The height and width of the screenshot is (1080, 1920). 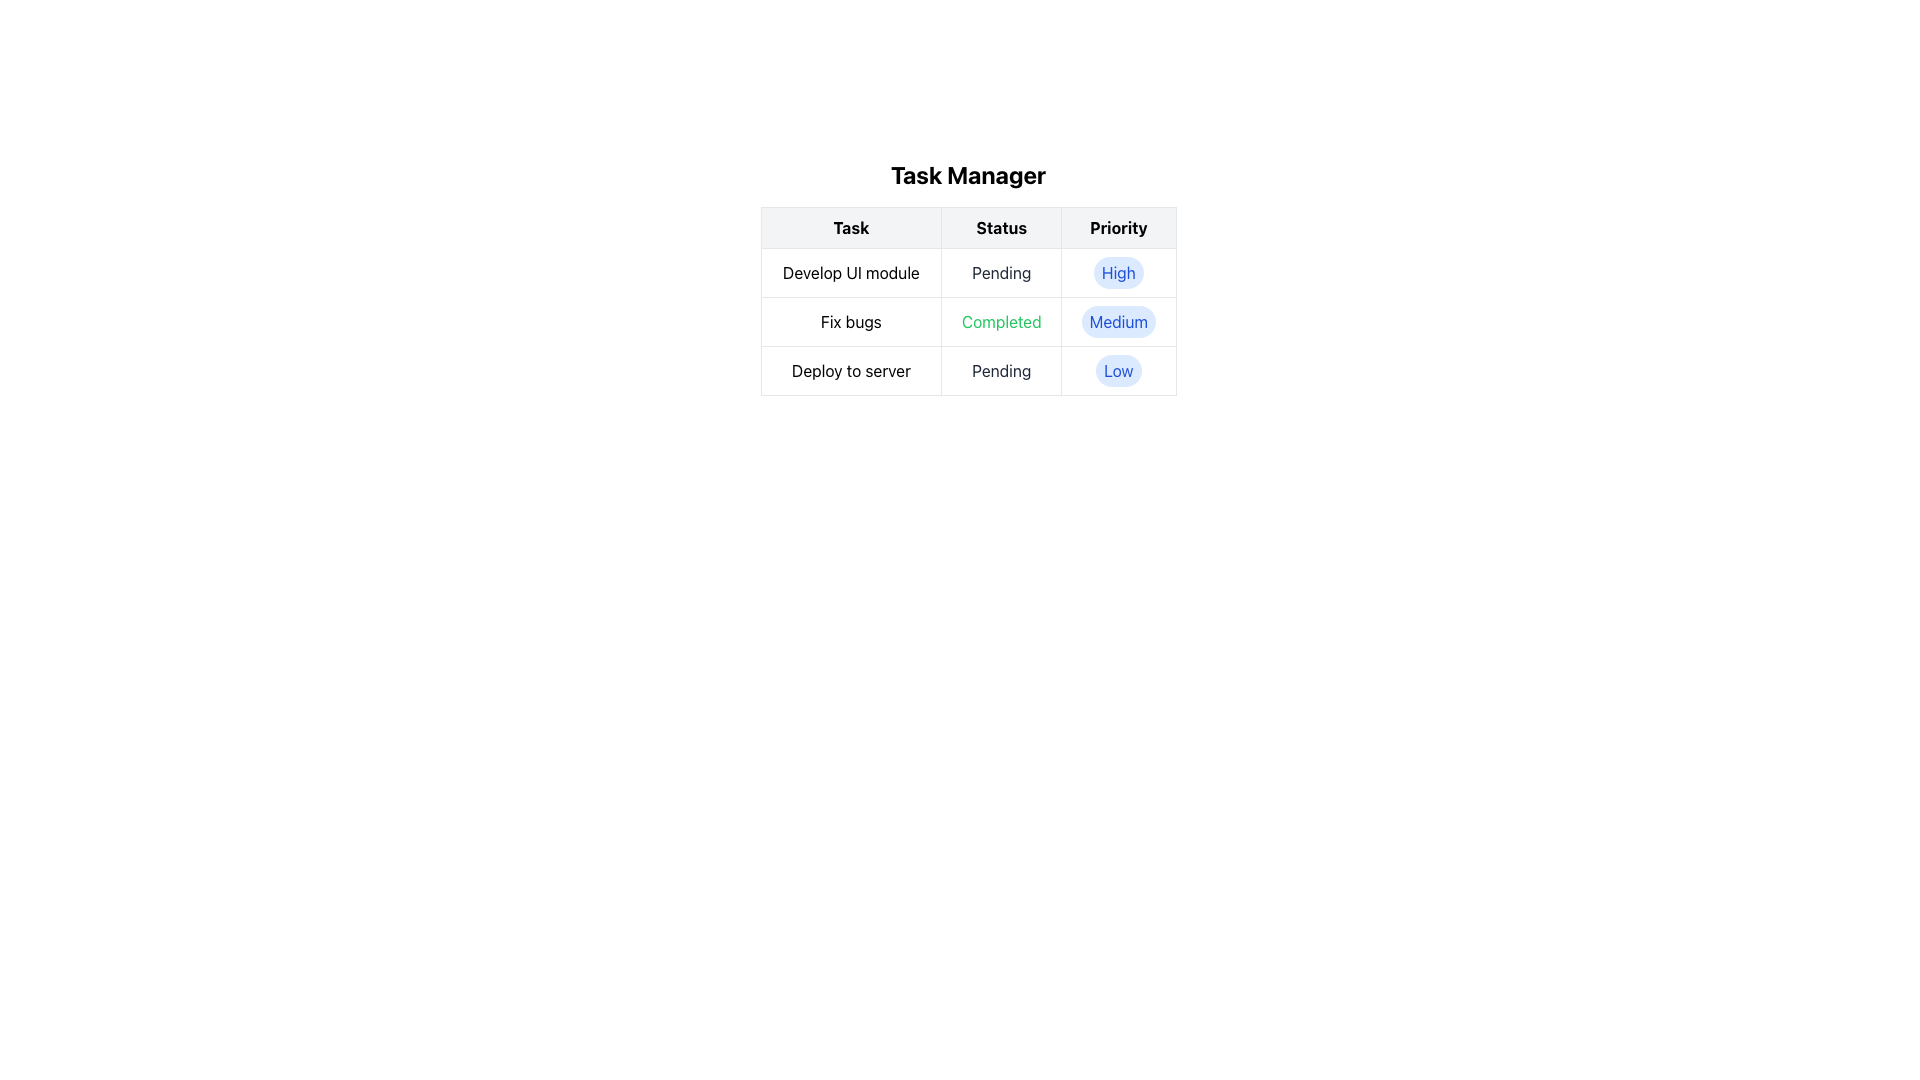 I want to click on the static text element titled 'Task Manager', which serves as a header for the content area, so click(x=968, y=173).